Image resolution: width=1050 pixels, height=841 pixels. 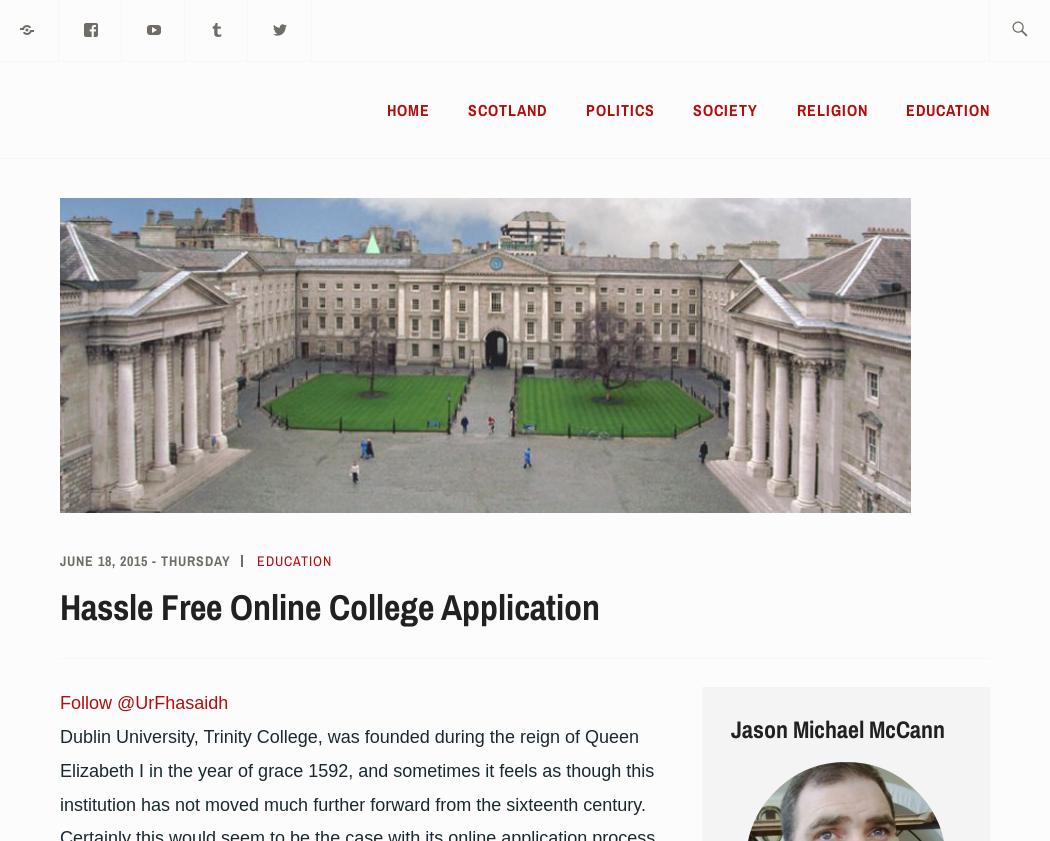 I want to click on 'Society', so click(x=724, y=109).